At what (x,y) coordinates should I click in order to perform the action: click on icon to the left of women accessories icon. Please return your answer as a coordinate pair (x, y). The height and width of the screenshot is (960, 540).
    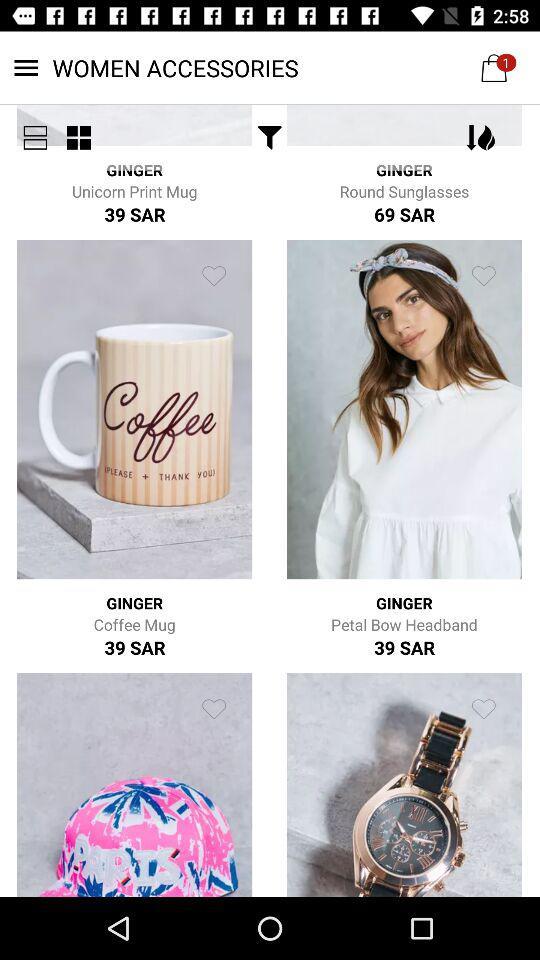
    Looking at the image, I should click on (35, 136).